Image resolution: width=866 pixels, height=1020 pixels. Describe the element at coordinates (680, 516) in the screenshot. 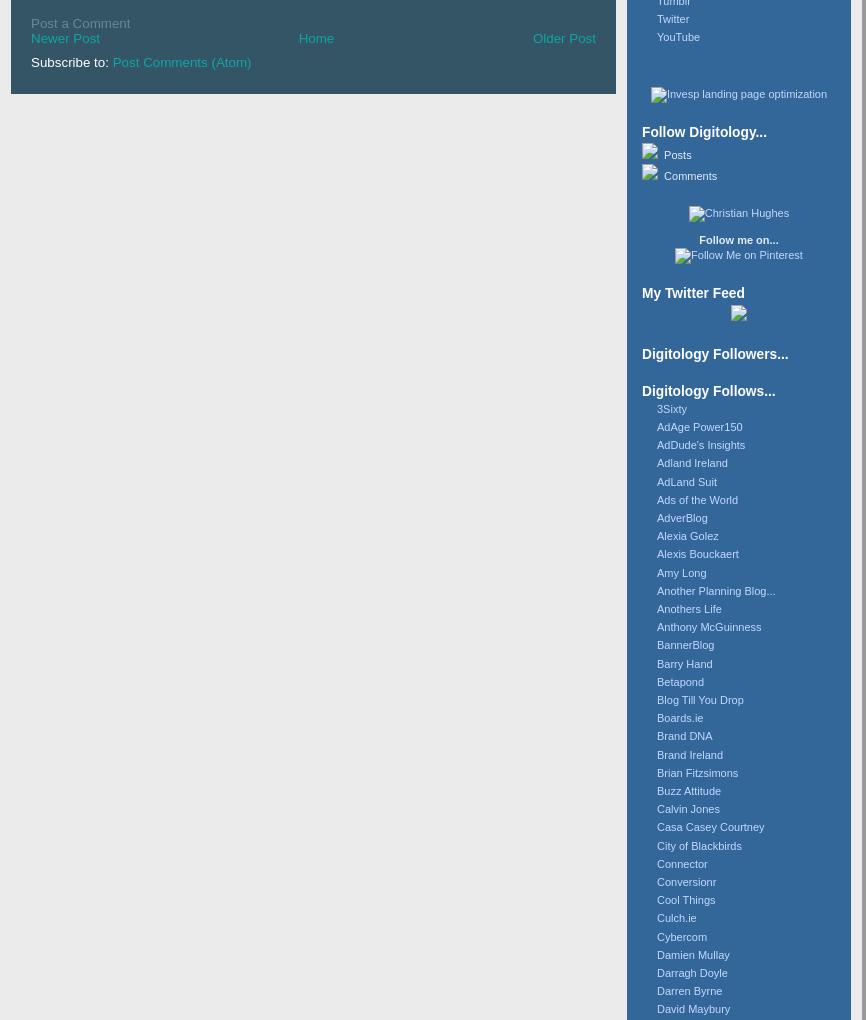

I see `'AdverBlog'` at that location.